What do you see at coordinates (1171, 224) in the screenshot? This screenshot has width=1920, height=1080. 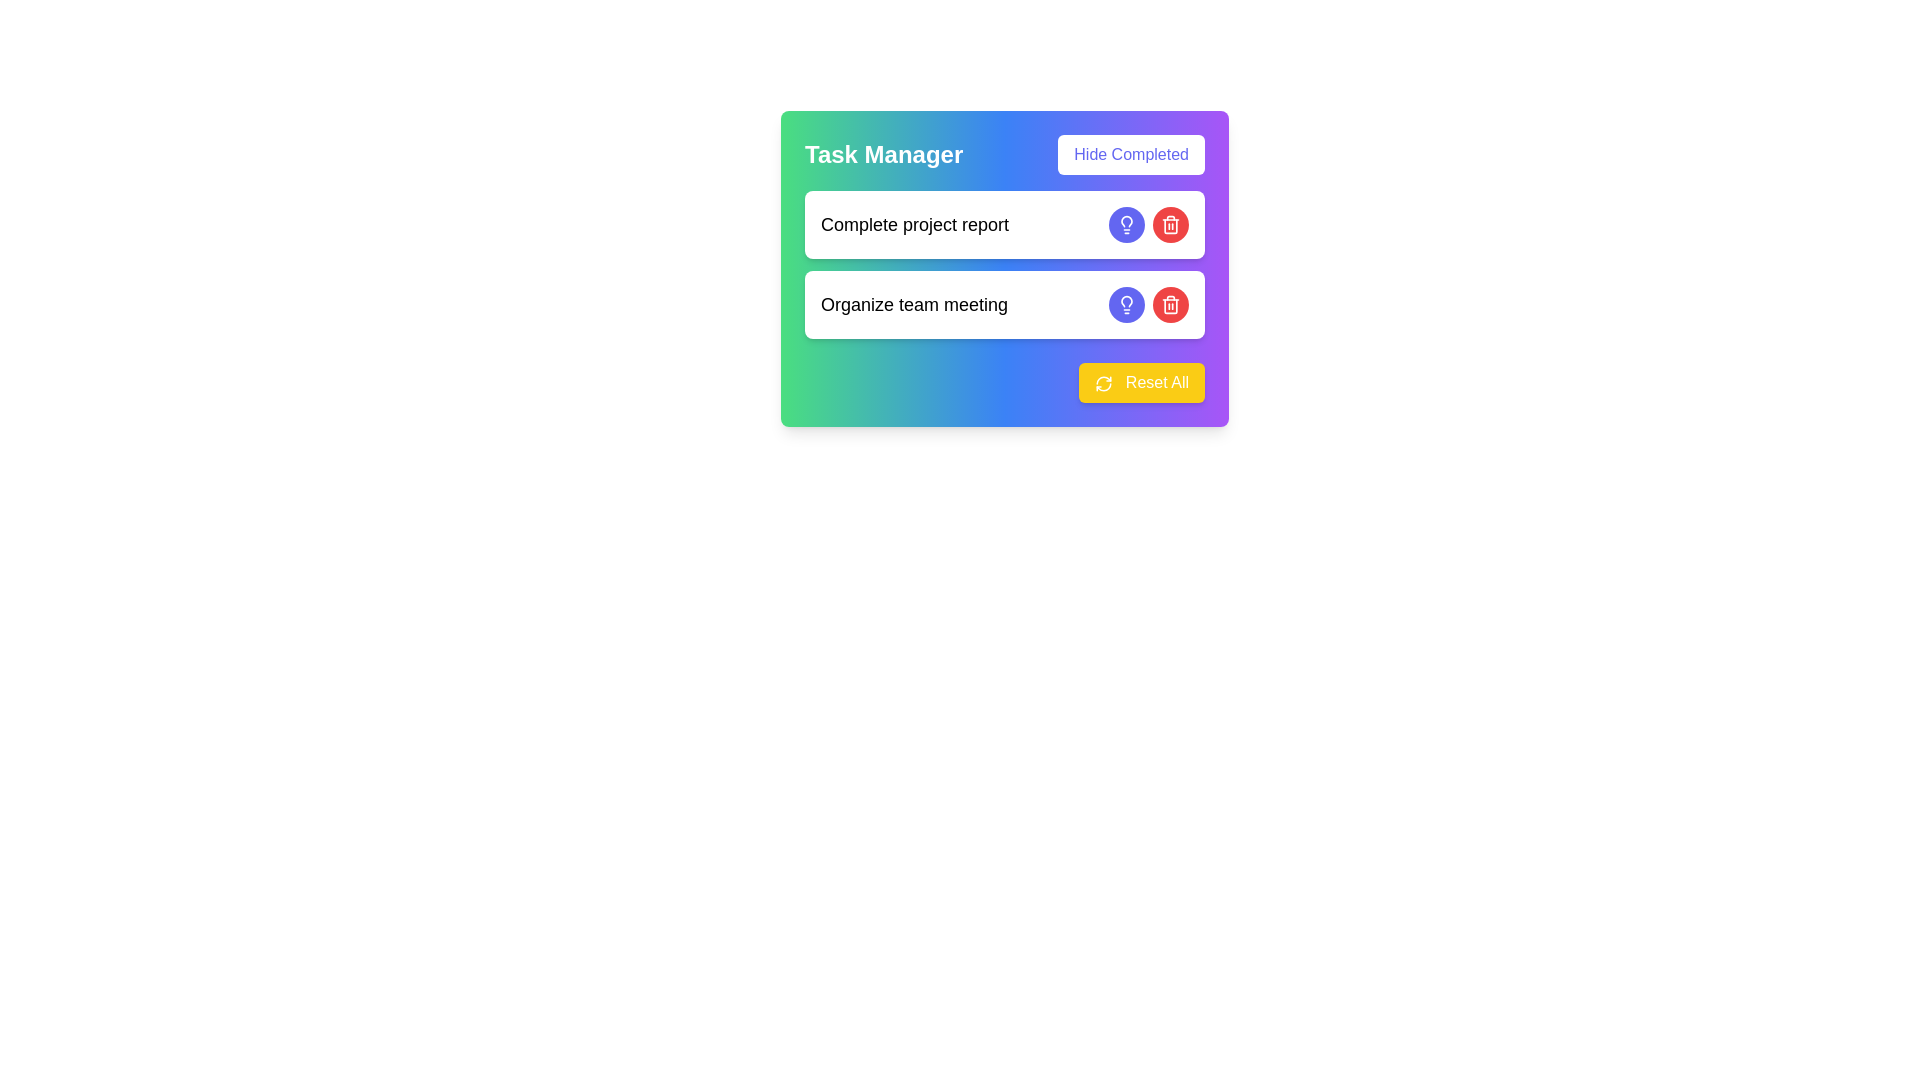 I see `the delete button located to the right of the 'Complete project report' task` at bounding box center [1171, 224].